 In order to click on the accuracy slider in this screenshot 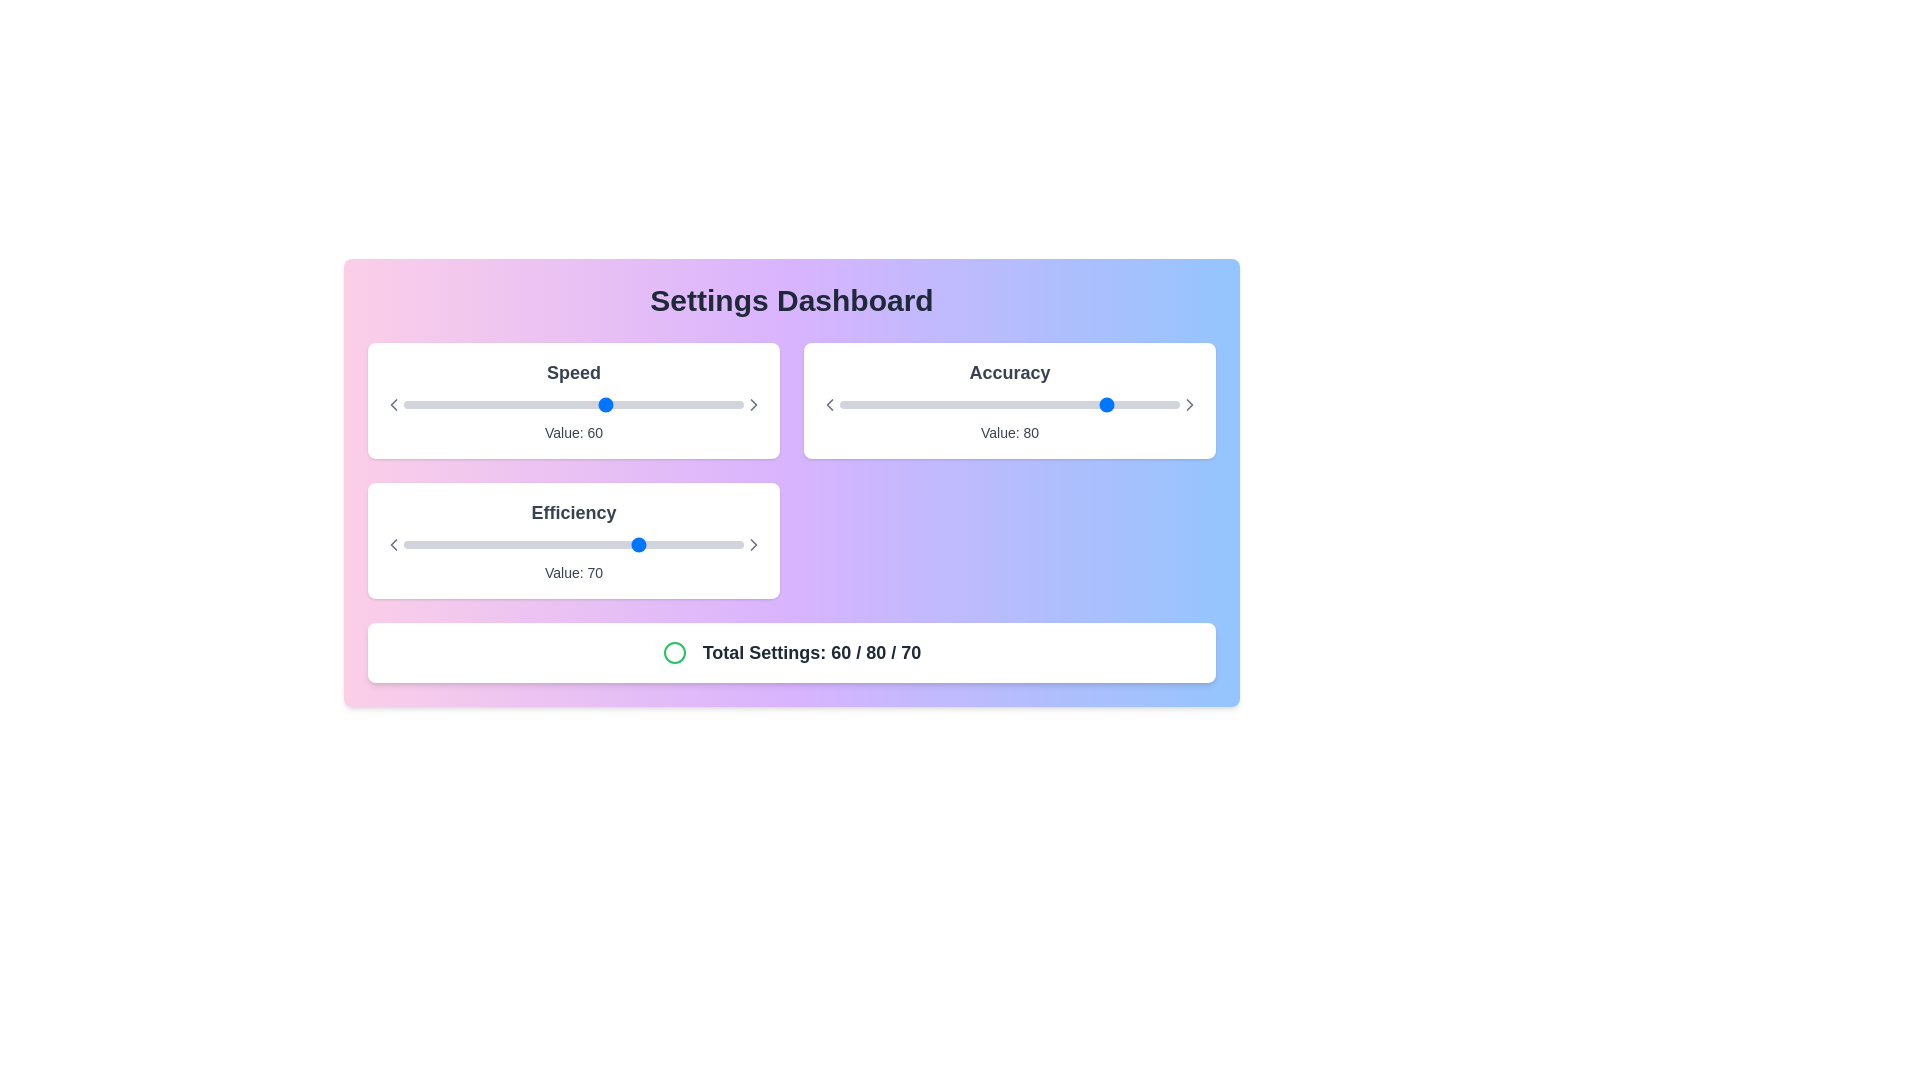, I will do `click(1104, 405)`.